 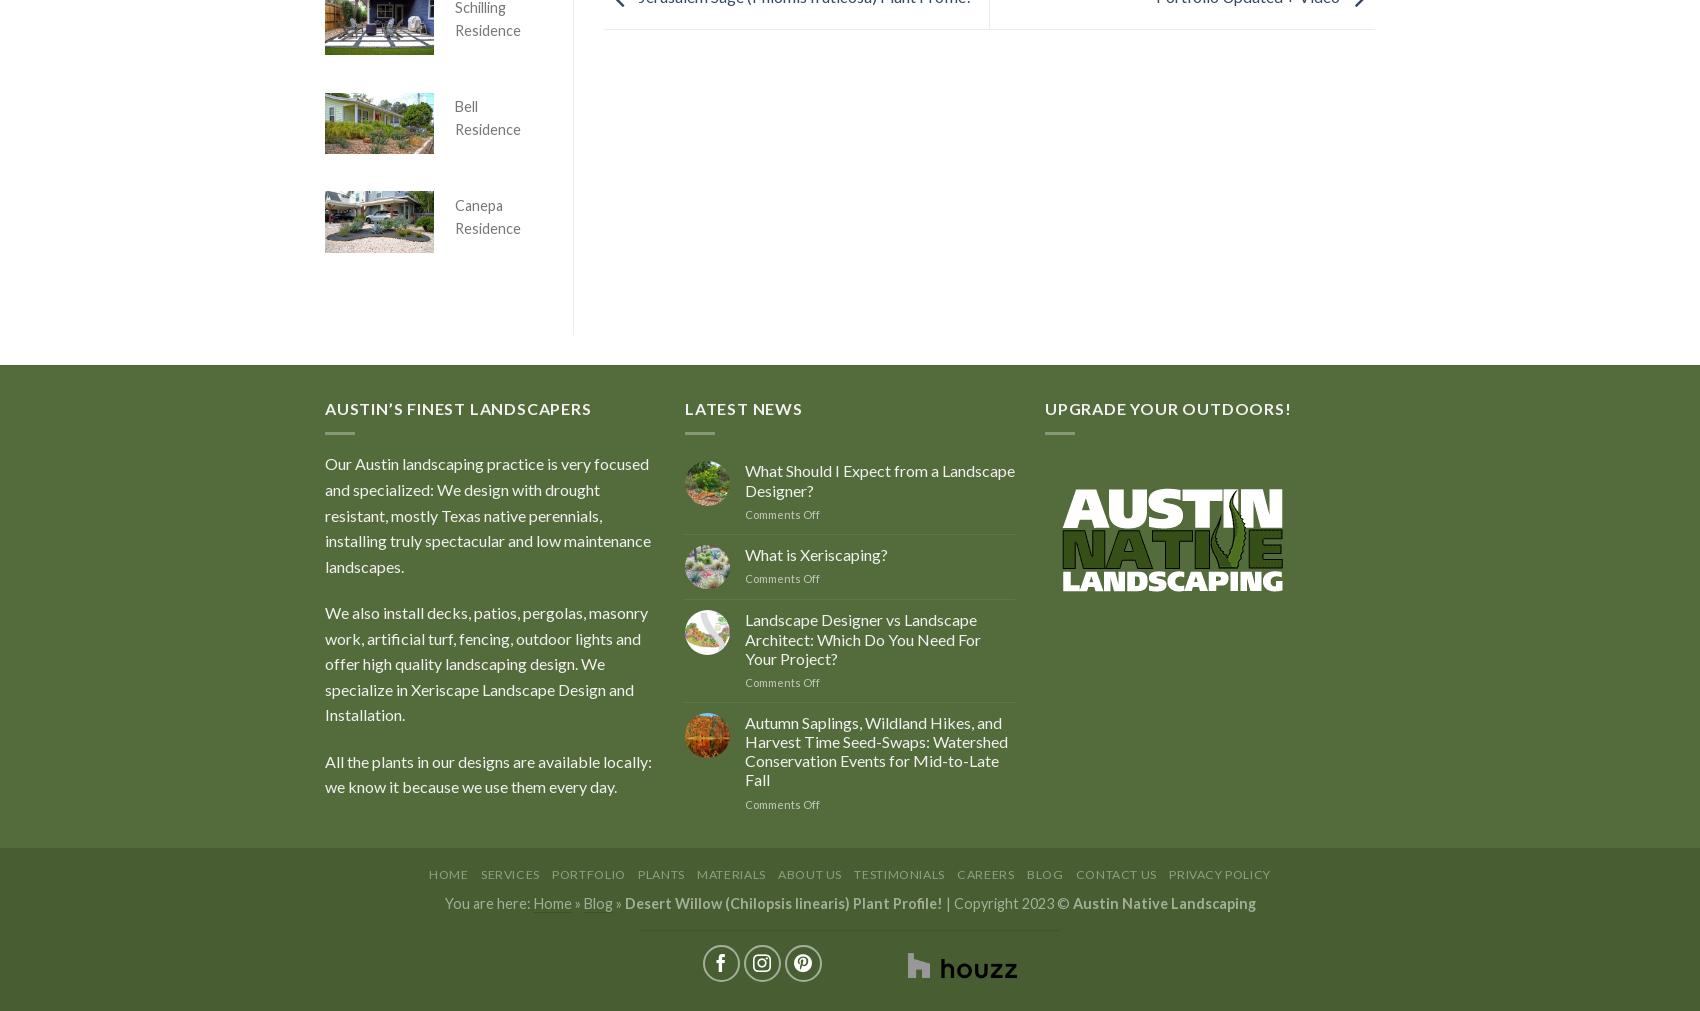 I want to click on 'Contact Us', so click(x=1115, y=873).